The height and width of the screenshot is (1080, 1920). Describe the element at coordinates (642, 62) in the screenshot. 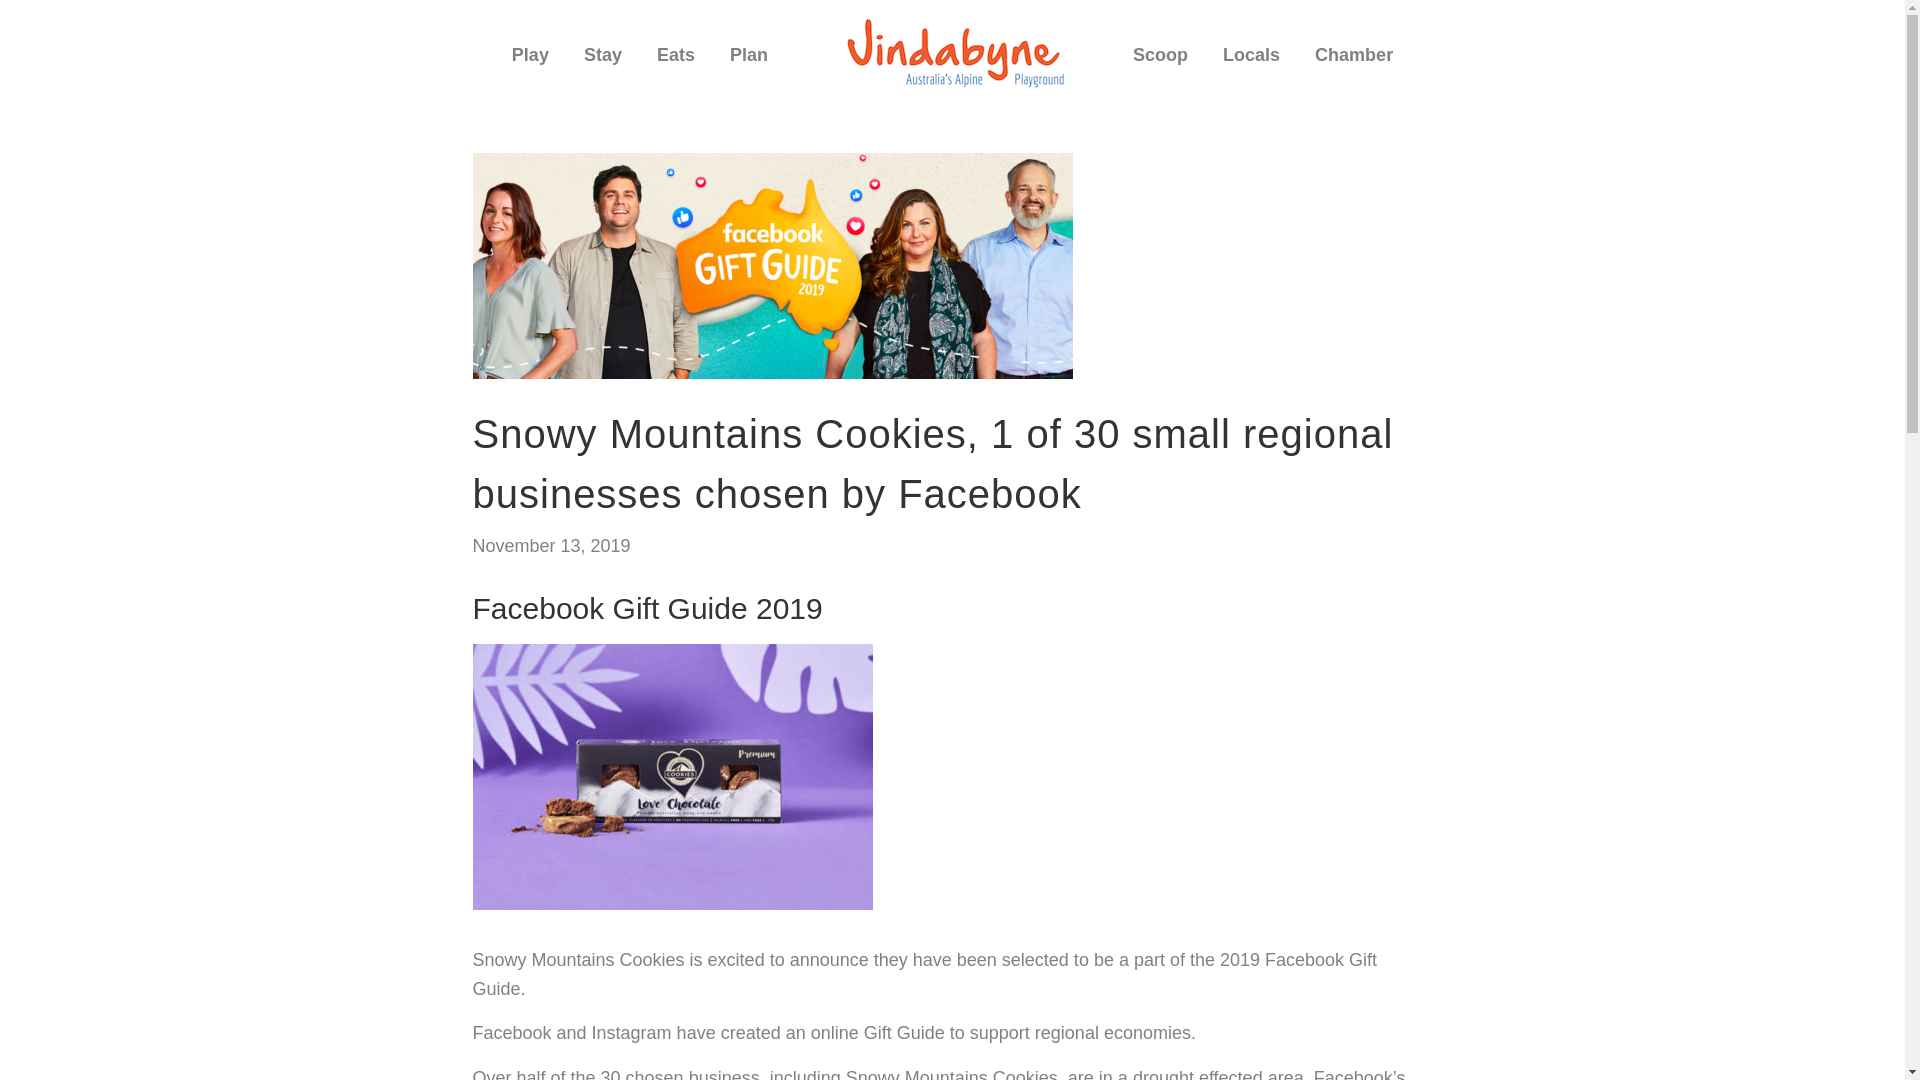

I see `'Eats'` at that location.